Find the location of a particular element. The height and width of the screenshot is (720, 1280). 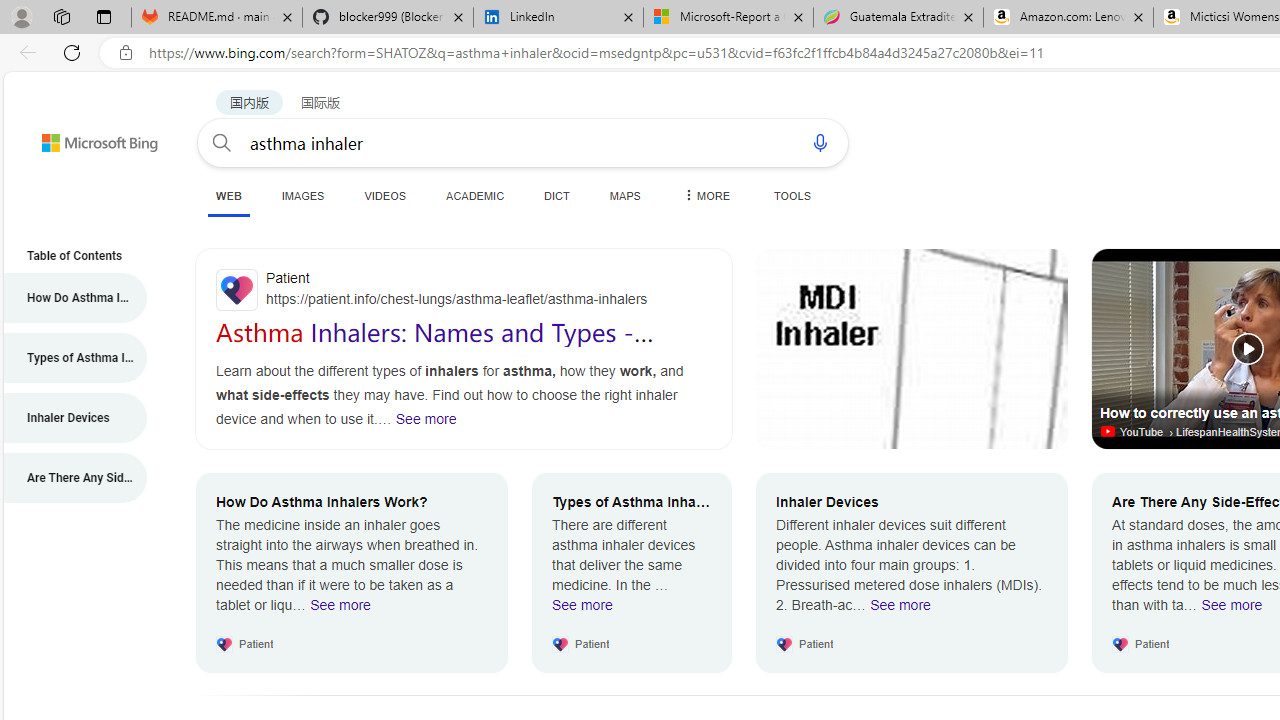

'TOOLS' is located at coordinates (791, 195).